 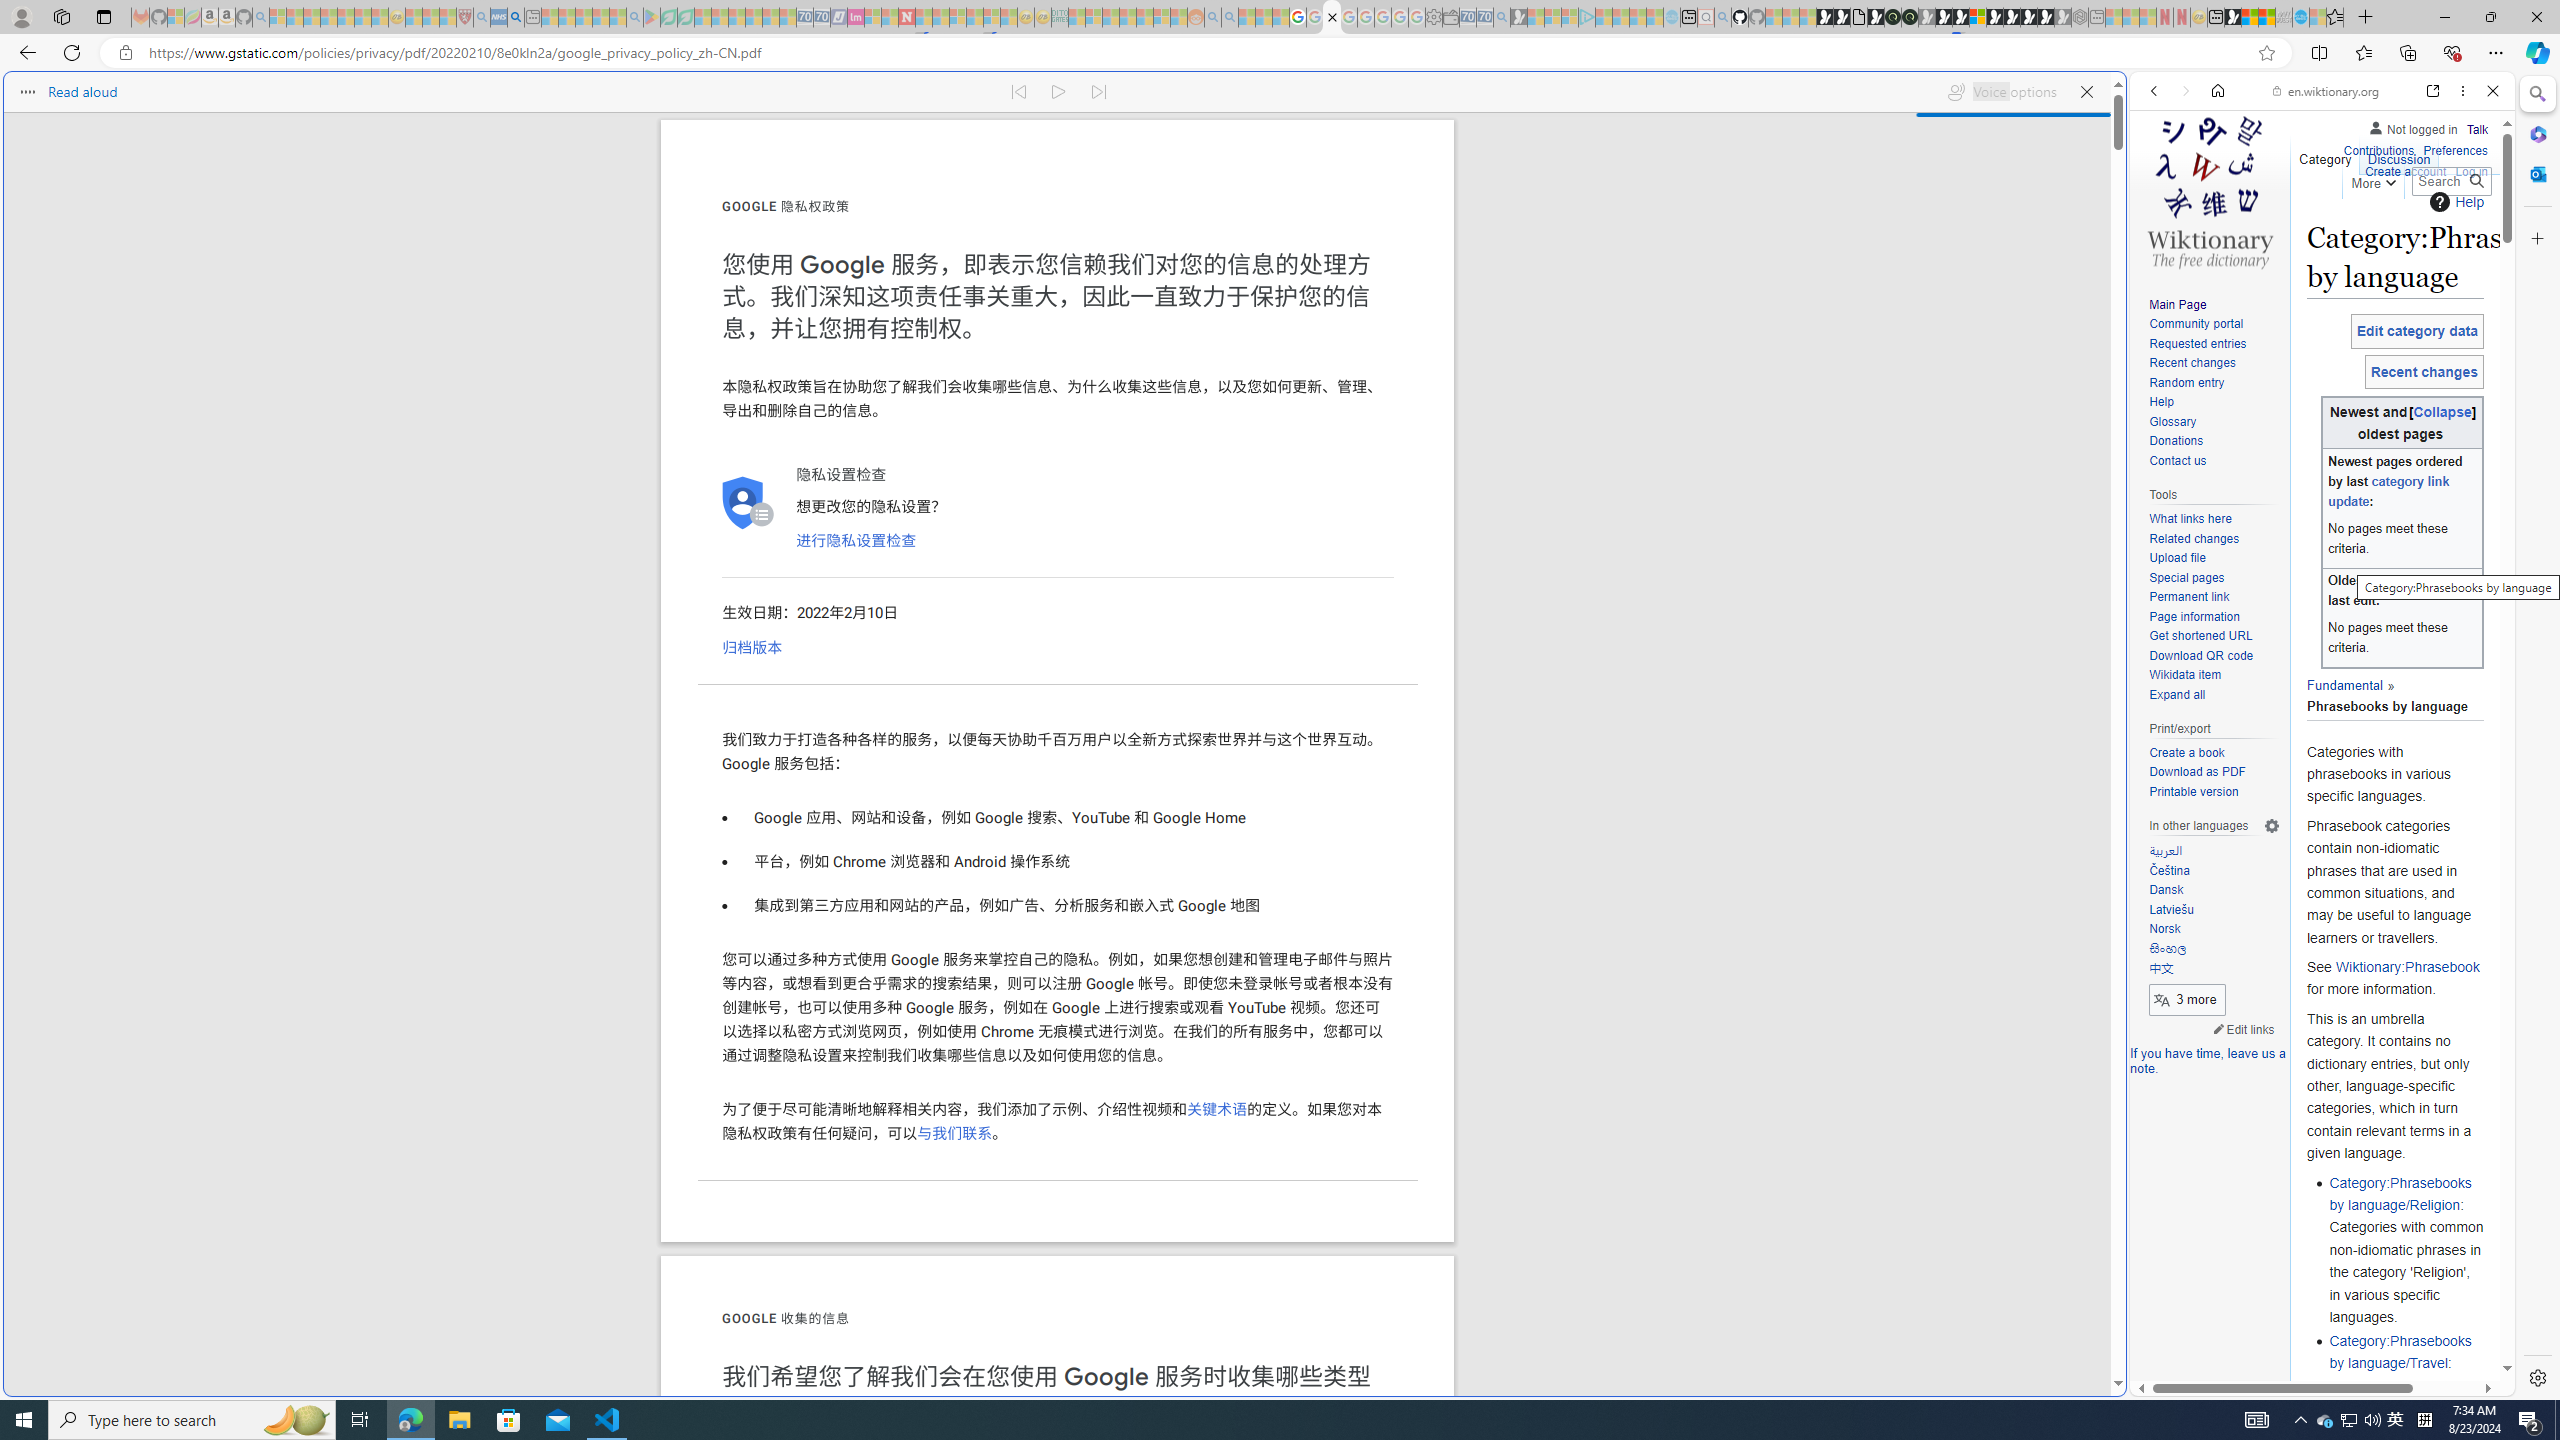 What do you see at coordinates (2213, 674) in the screenshot?
I see `'Wikidata item'` at bounding box center [2213, 674].